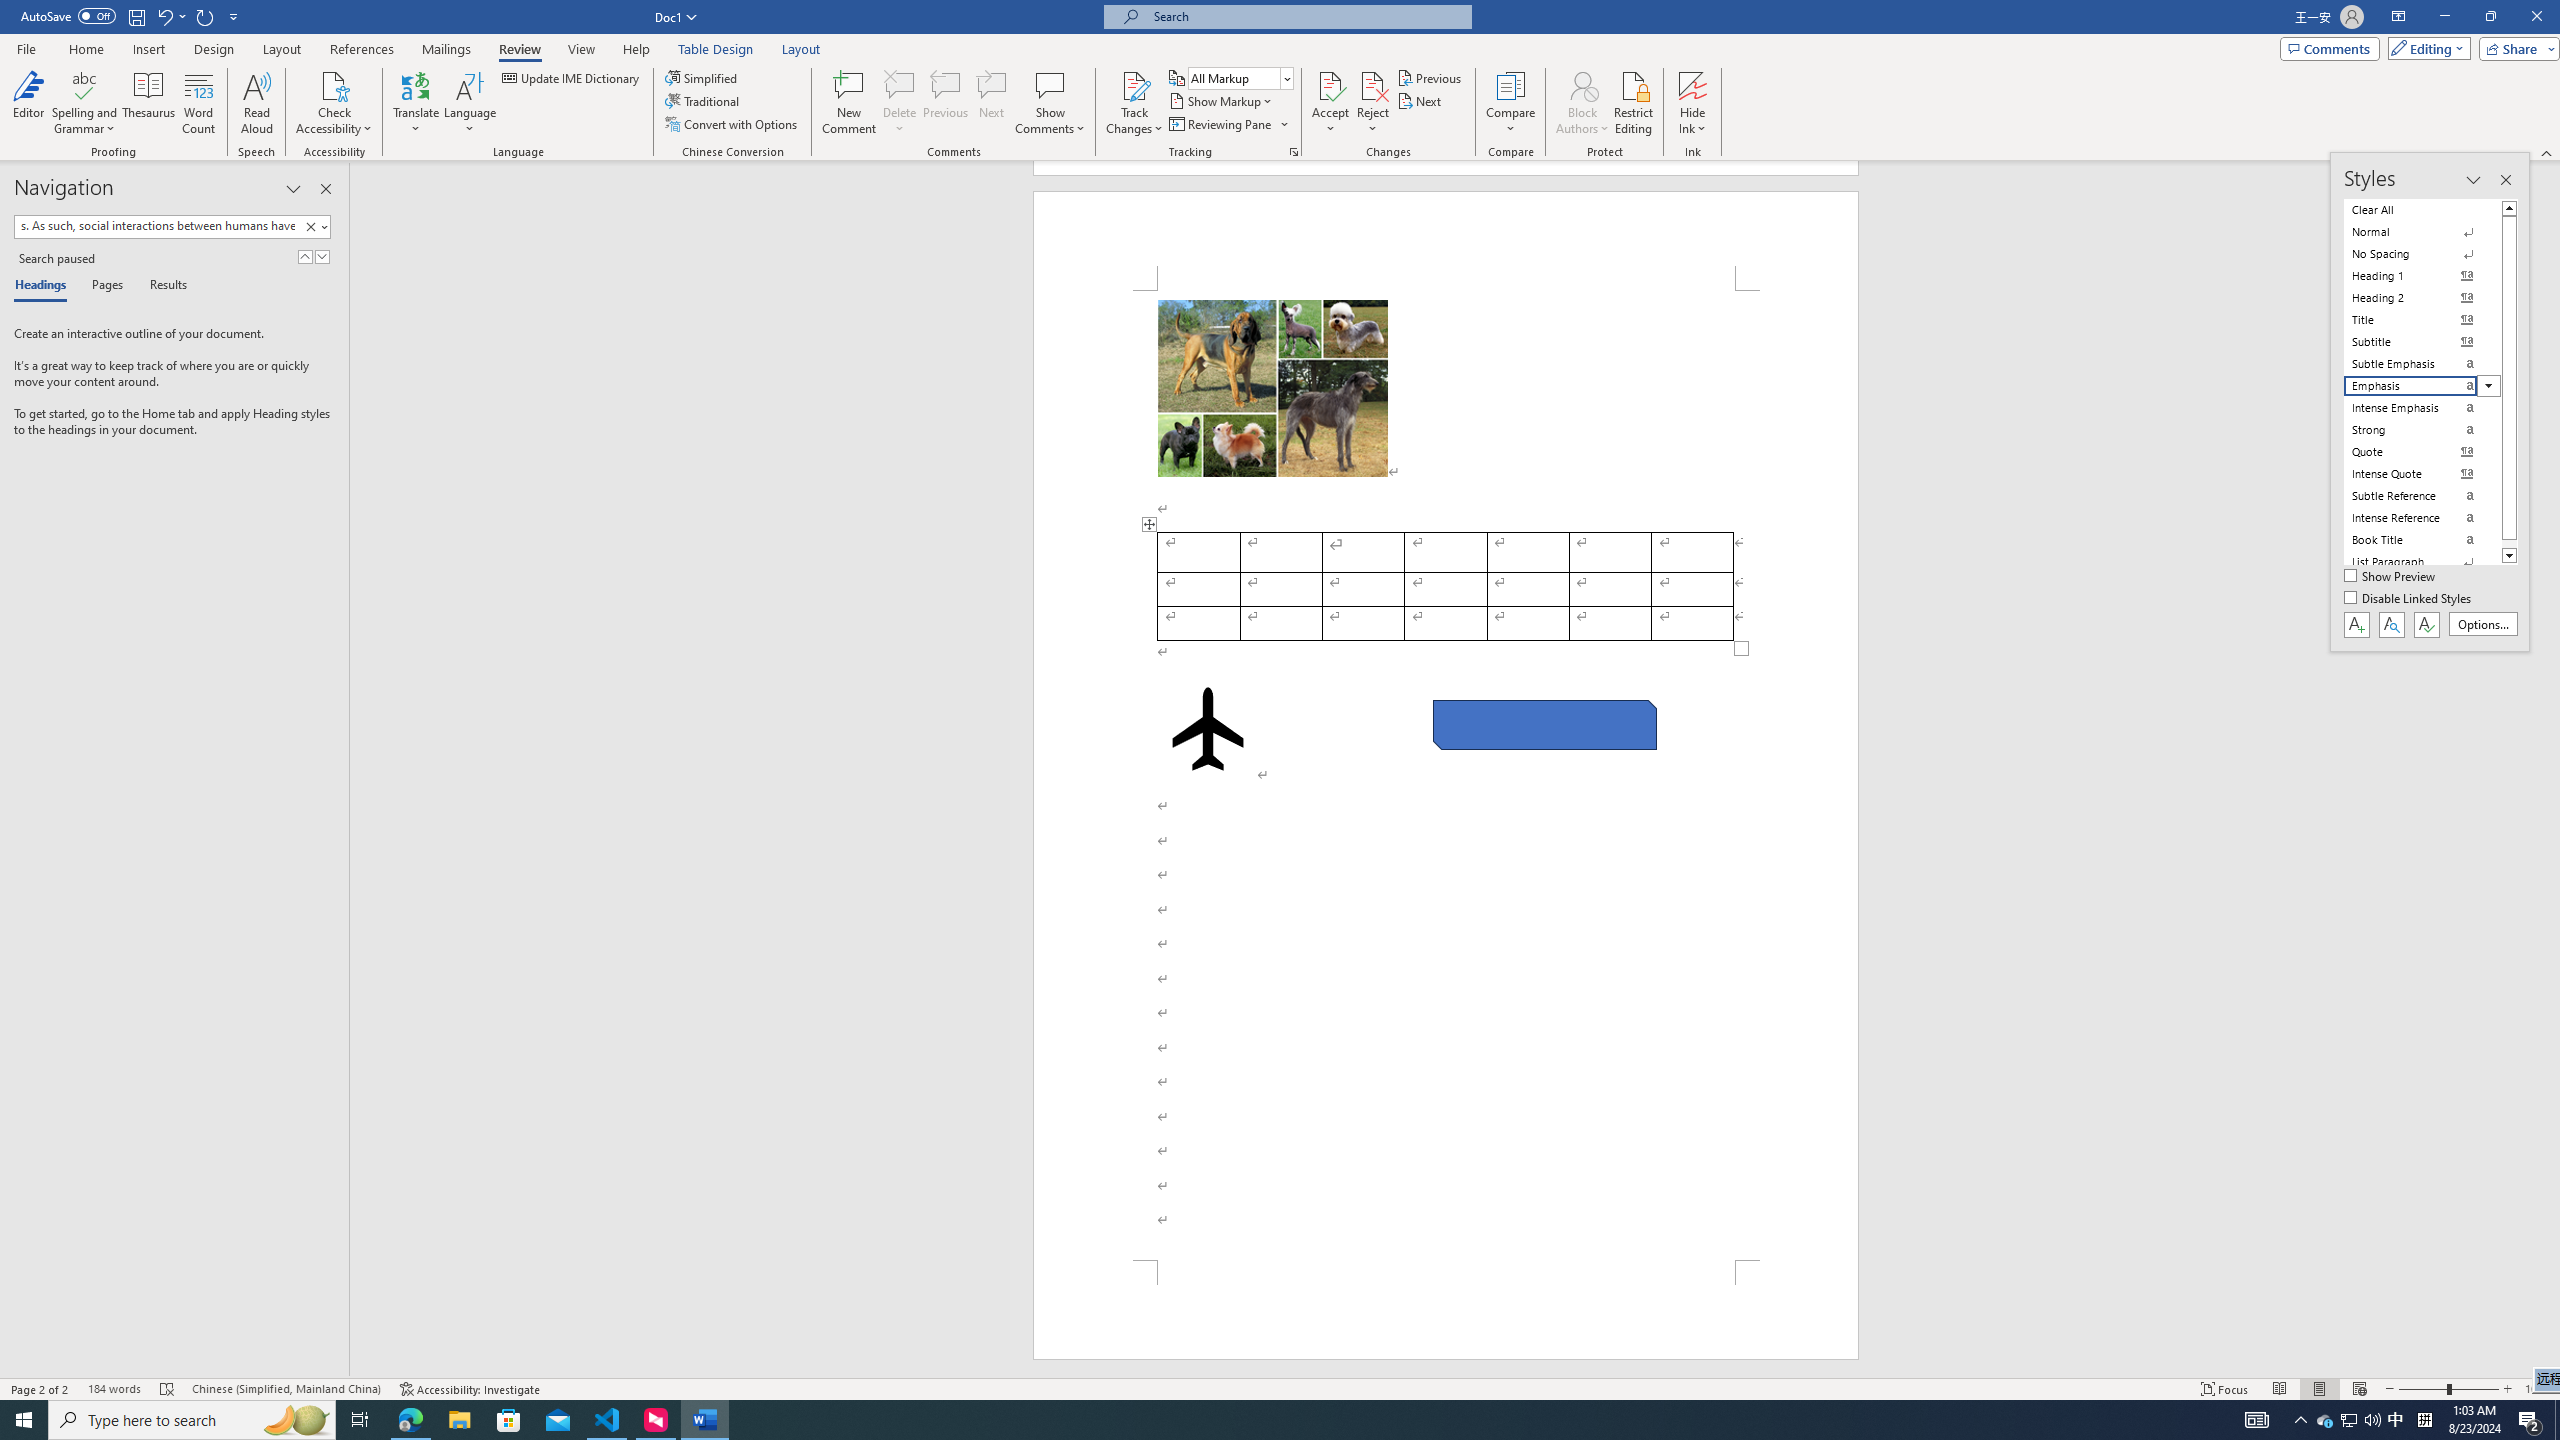 The height and width of the screenshot is (1440, 2560). I want to click on 'Restrict Editing', so click(1634, 103).